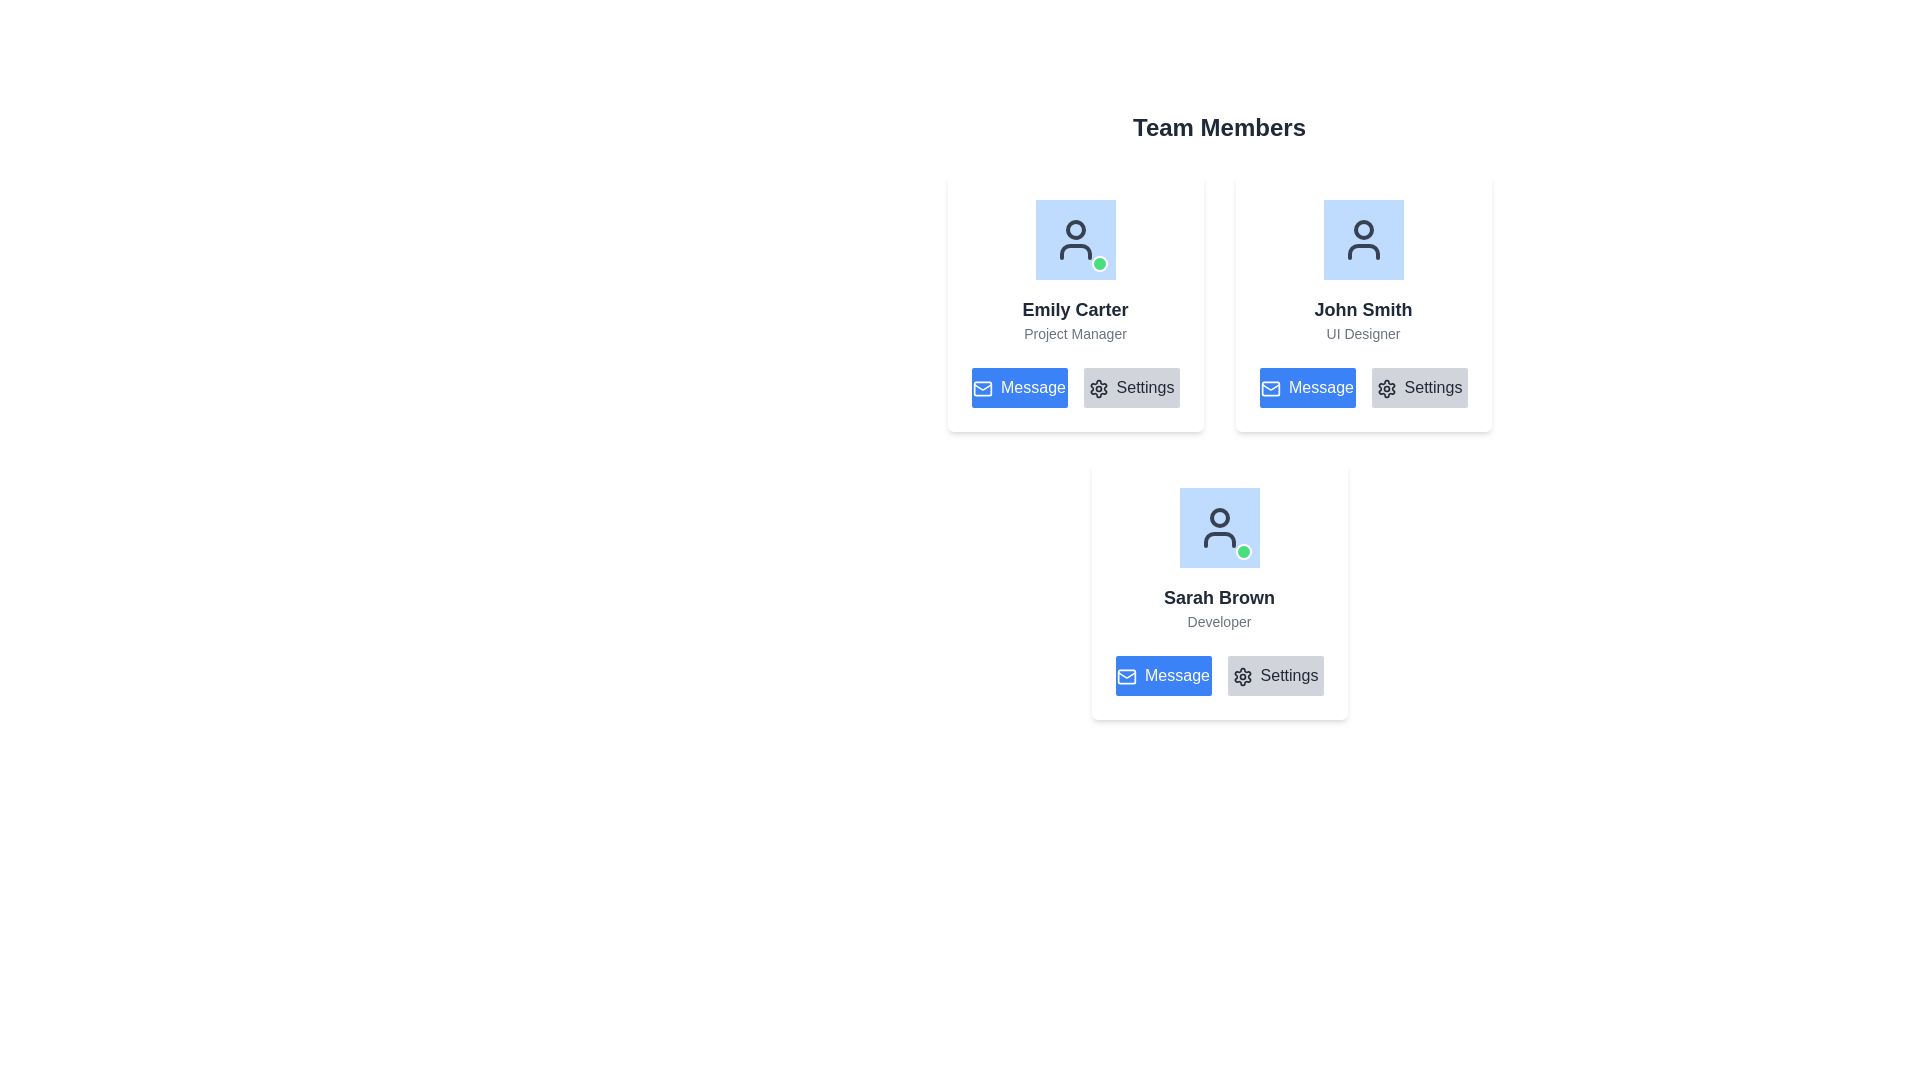  What do you see at coordinates (1127, 675) in the screenshot?
I see `the blue envelope icon associated with the email message, located to the left of the 'Message' button in the card displaying 'Sarah Brown, Developer'` at bounding box center [1127, 675].